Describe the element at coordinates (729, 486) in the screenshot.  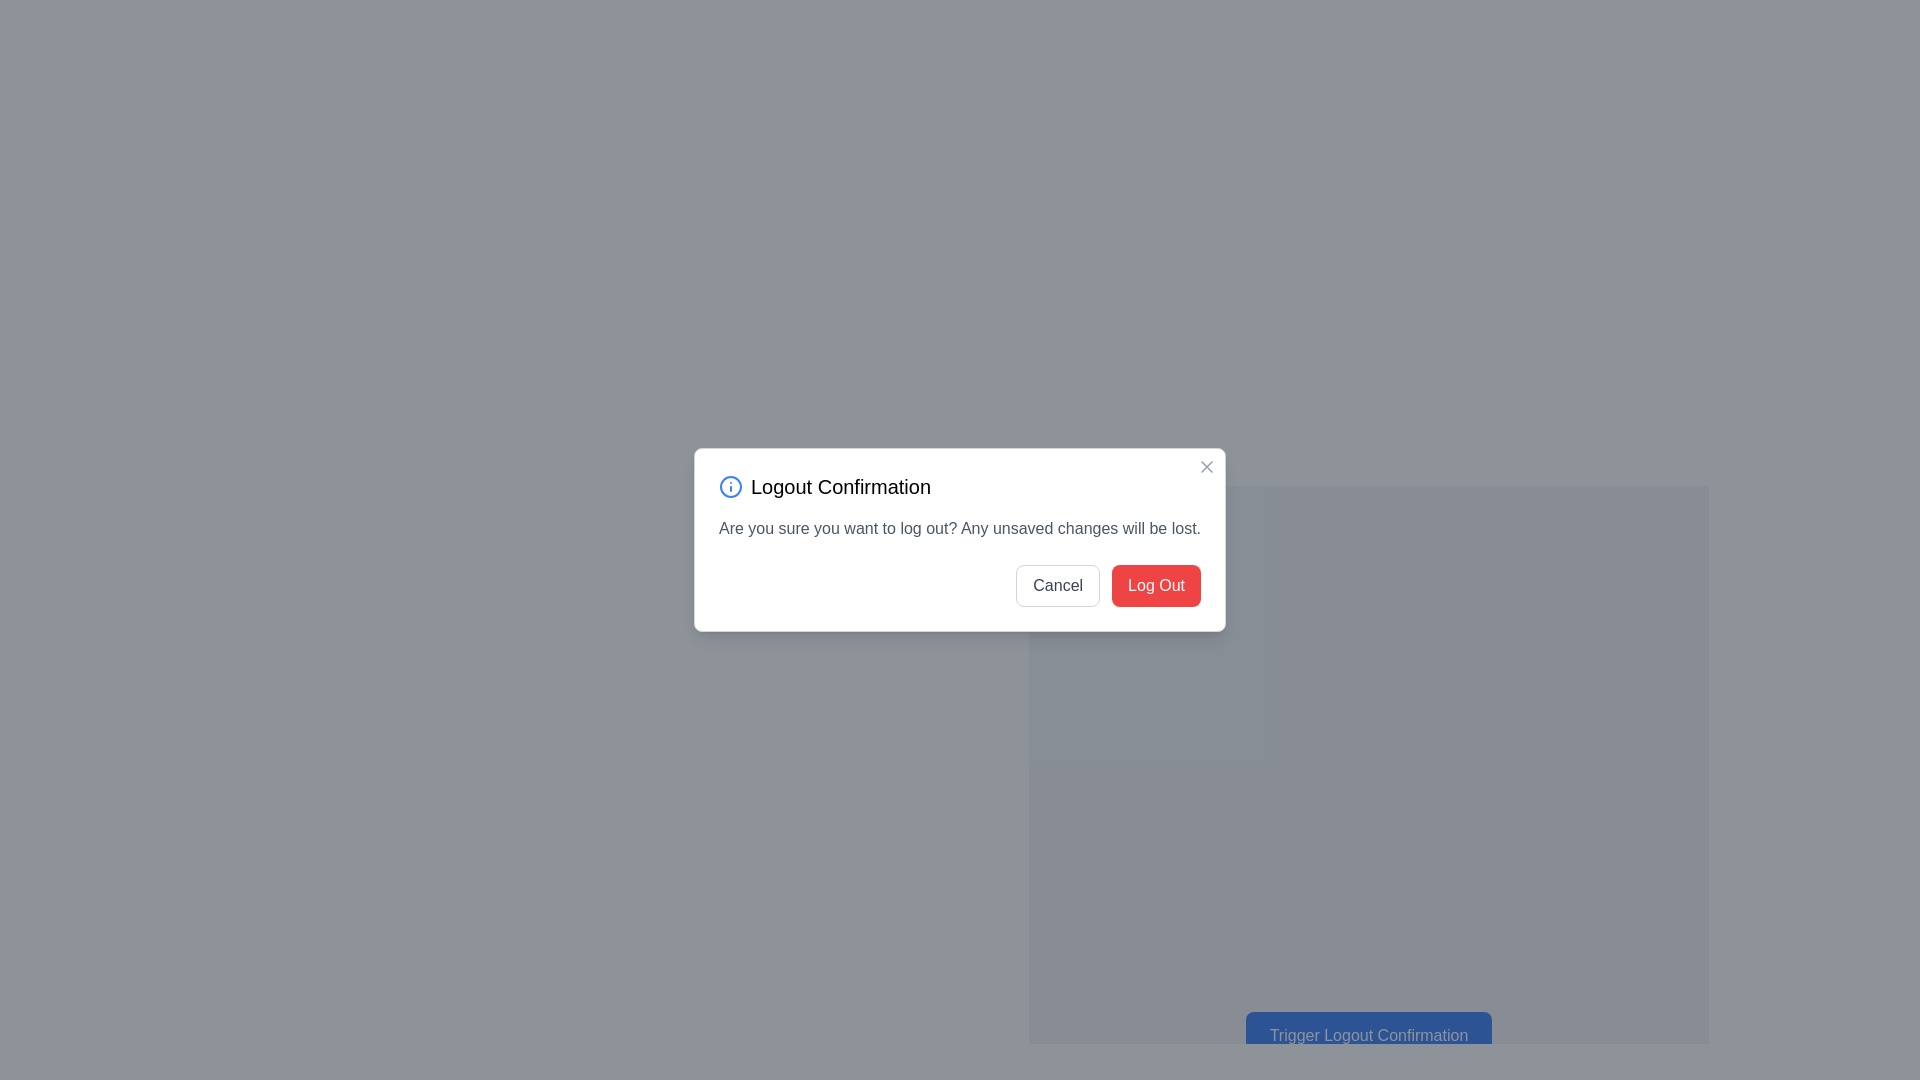
I see `the circular icon with a blue outline representing informational context, which is positioned to the left of the 'Logout Confirmation' title text` at that location.